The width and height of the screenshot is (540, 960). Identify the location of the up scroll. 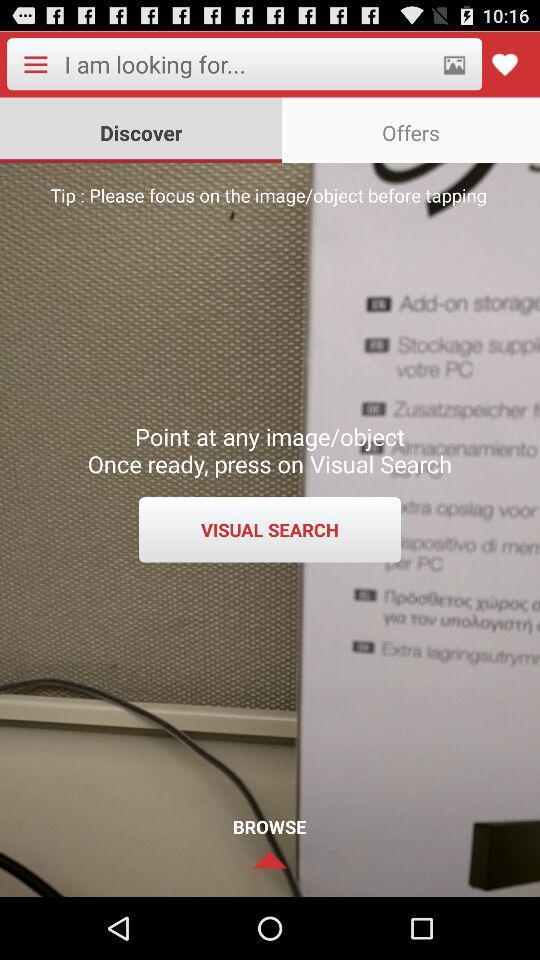
(270, 858).